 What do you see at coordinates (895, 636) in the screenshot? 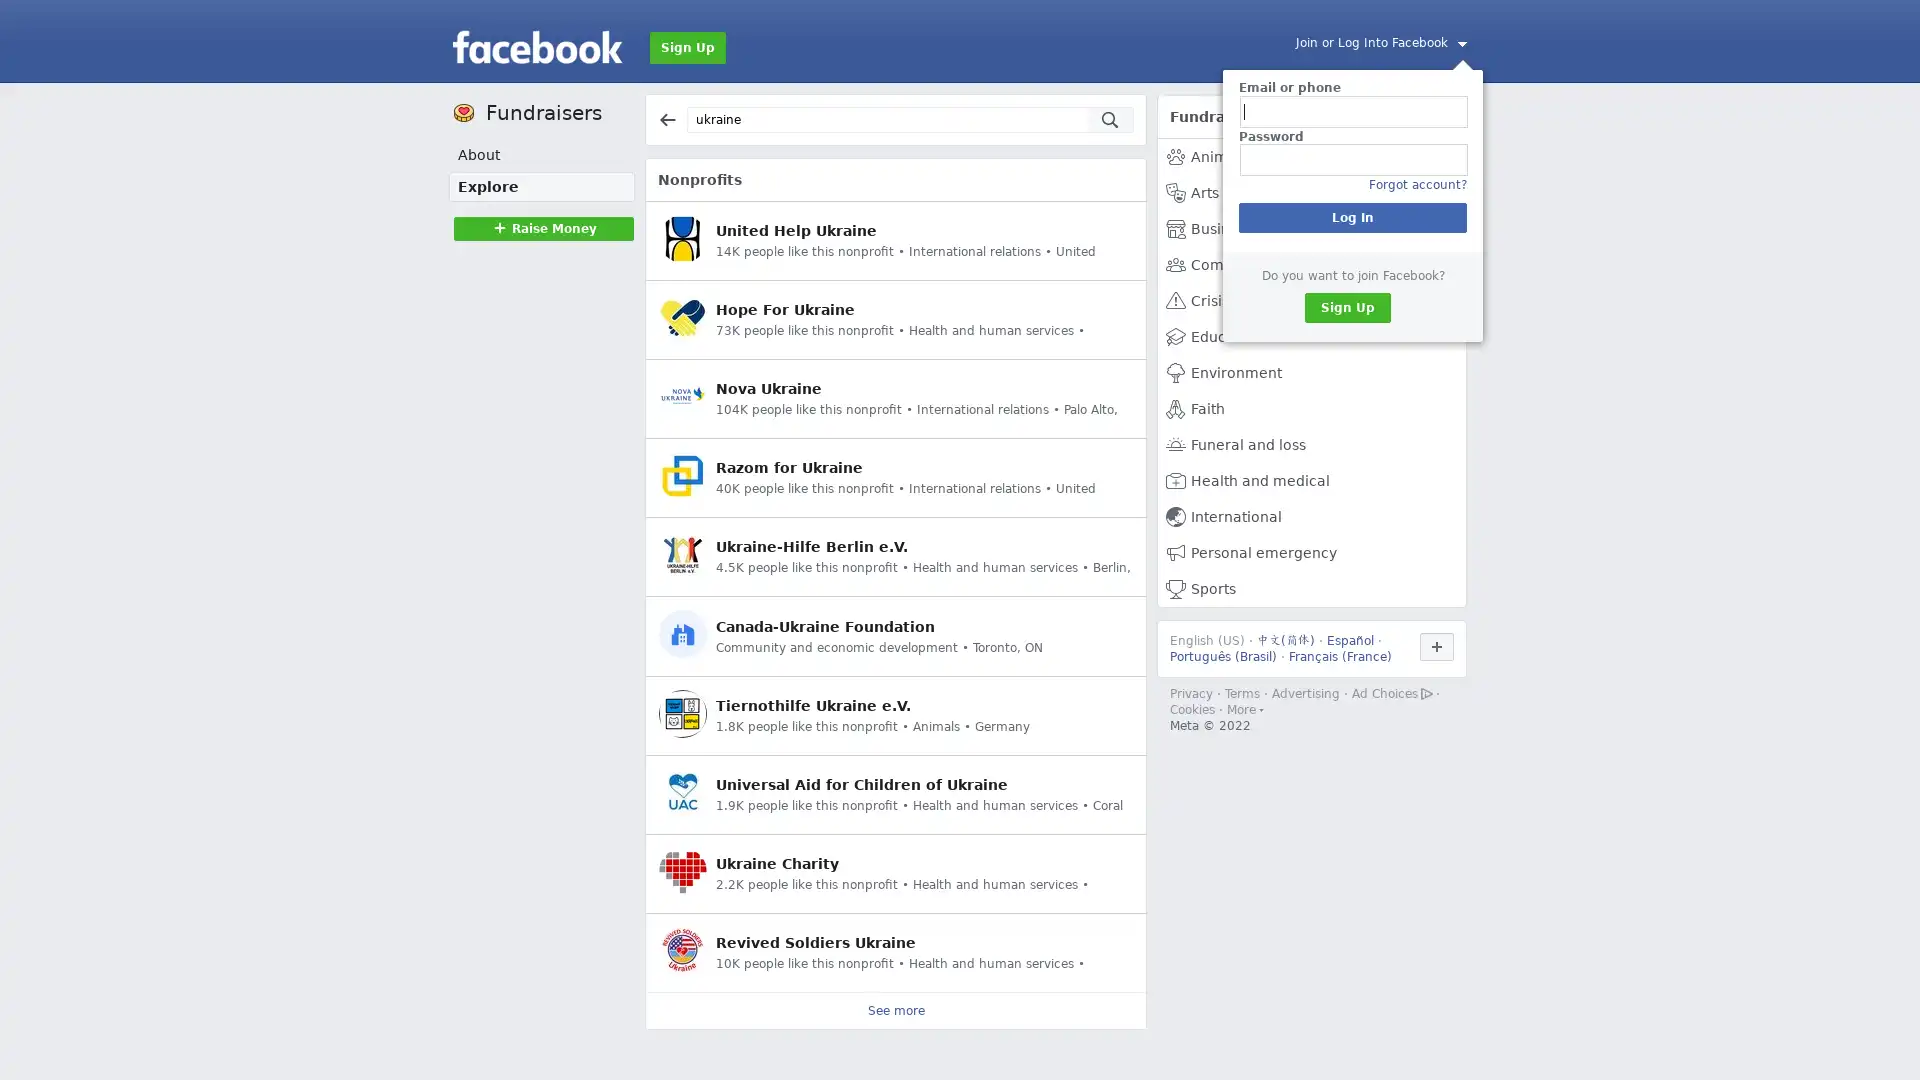
I see `Canada-Ukraine Foundation Community and economic development  Toronto, ON` at bounding box center [895, 636].